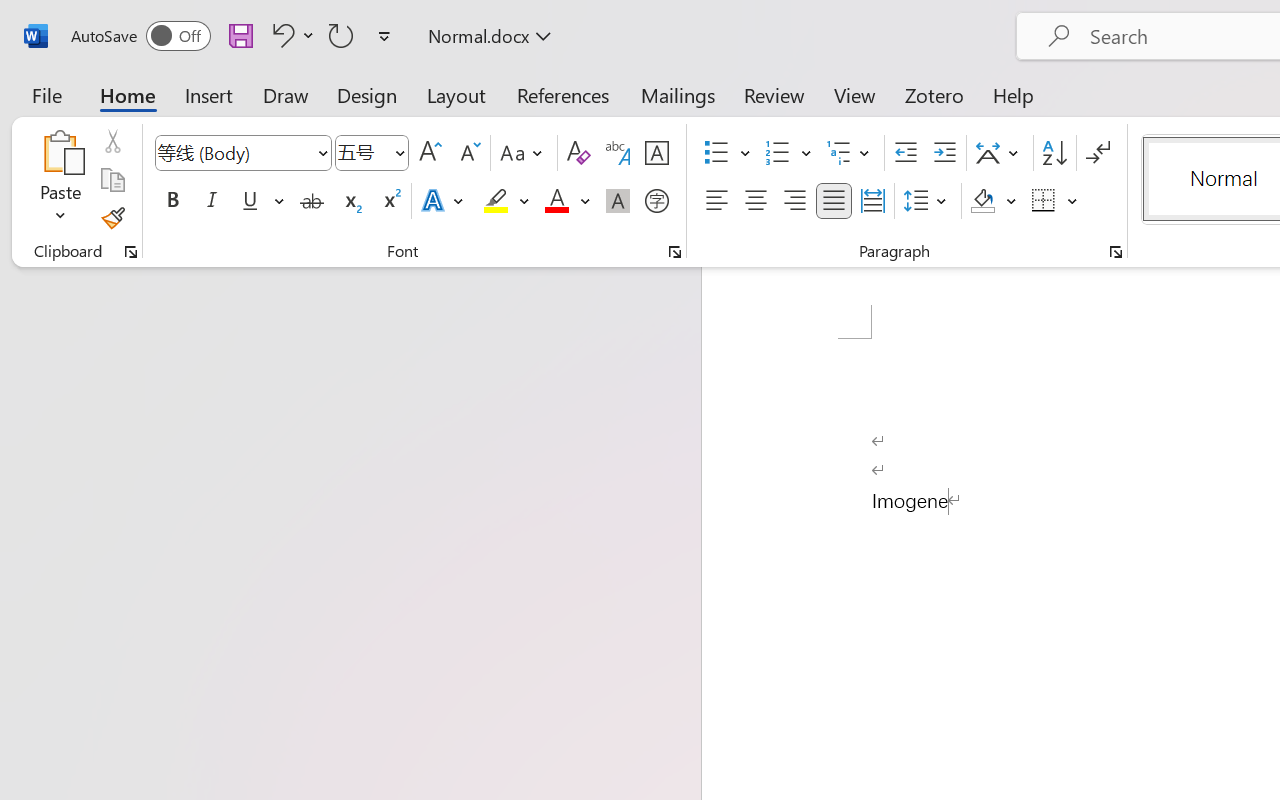  Describe the element at coordinates (212, 201) in the screenshot. I see `'Italic'` at that location.